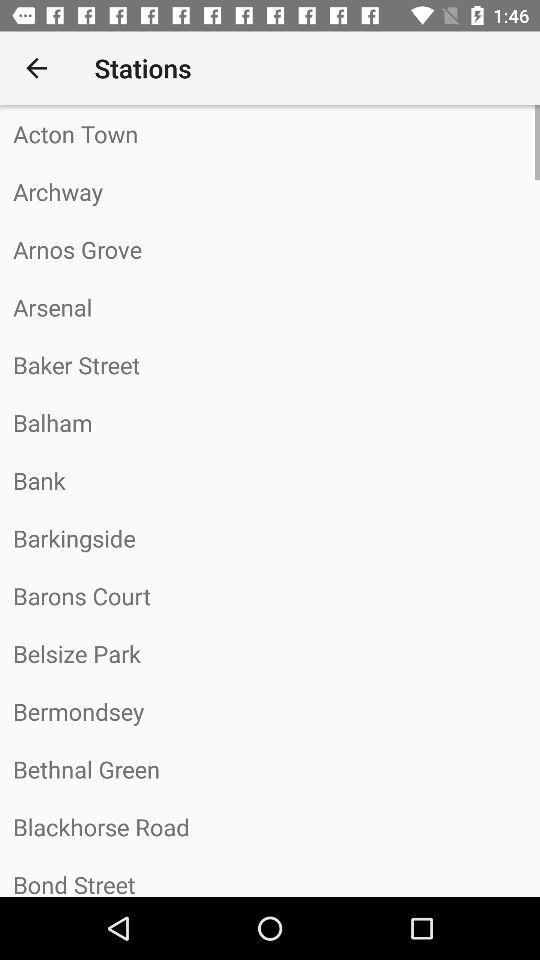 Image resolution: width=540 pixels, height=960 pixels. What do you see at coordinates (270, 364) in the screenshot?
I see `baker street item` at bounding box center [270, 364].